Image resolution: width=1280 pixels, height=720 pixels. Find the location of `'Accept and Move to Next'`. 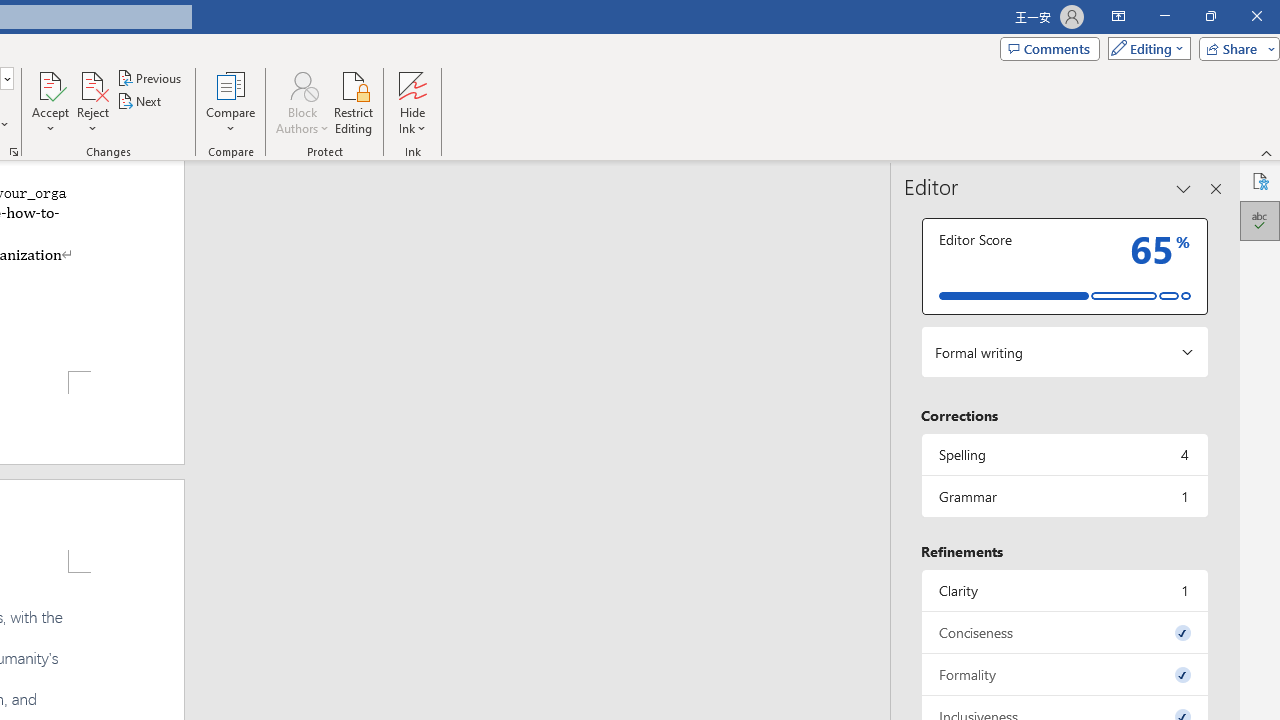

'Accept and Move to Next' is located at coordinates (50, 84).